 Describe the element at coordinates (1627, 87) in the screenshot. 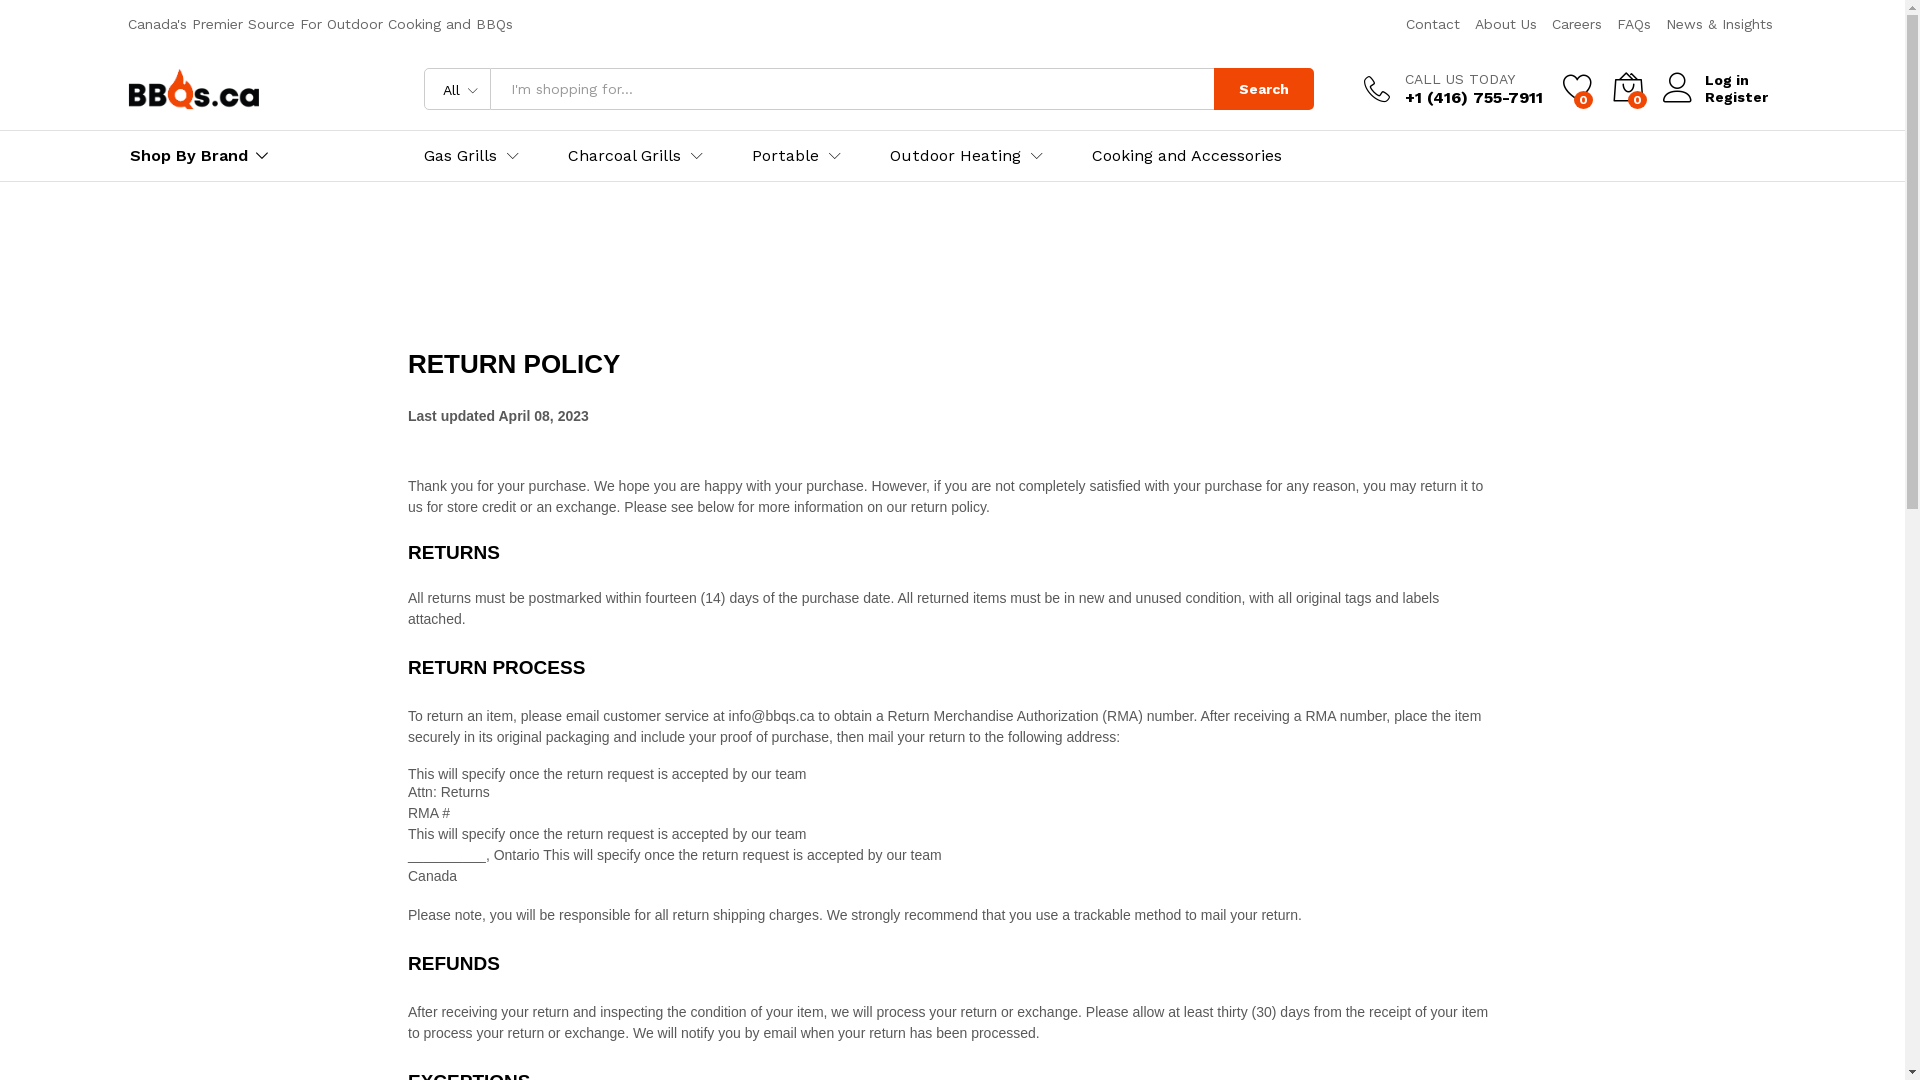

I see `'0'` at that location.